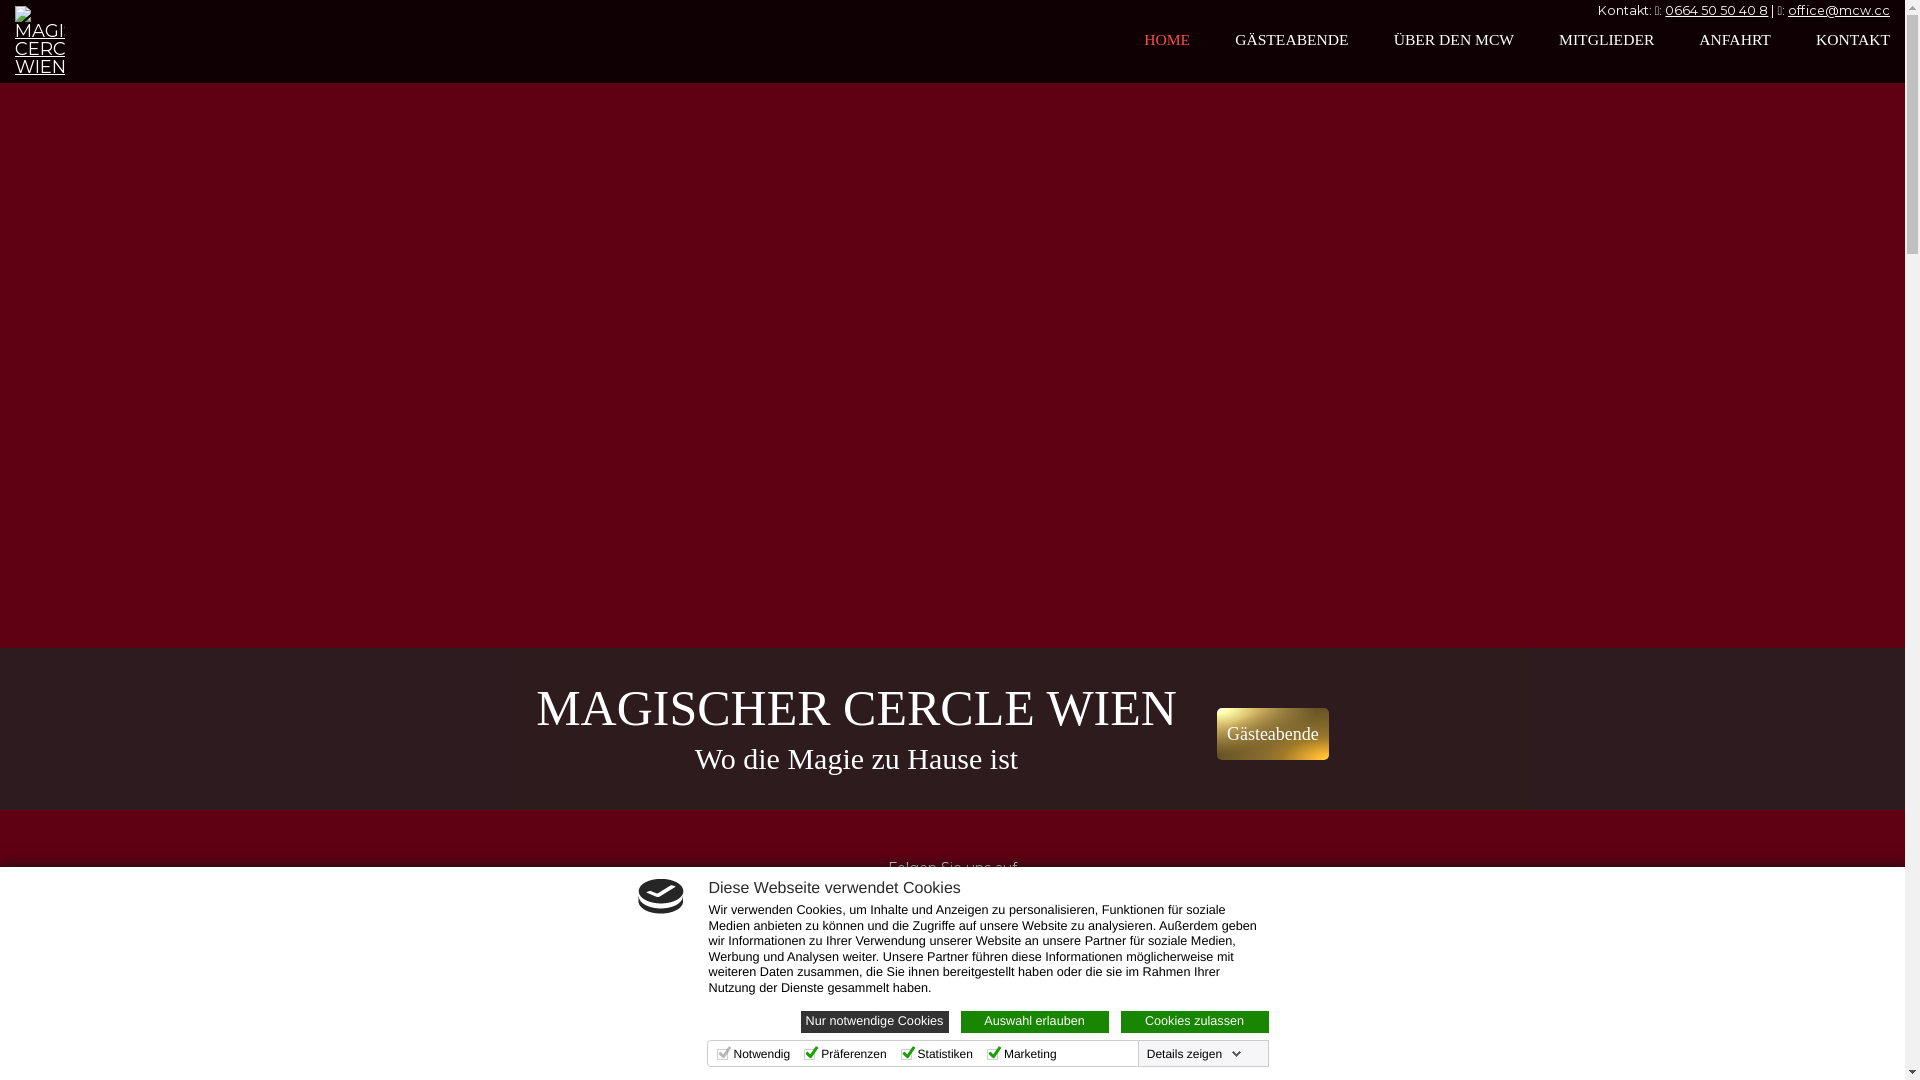  Describe the element at coordinates (1194, 1052) in the screenshot. I see `'Details zeigen'` at that location.